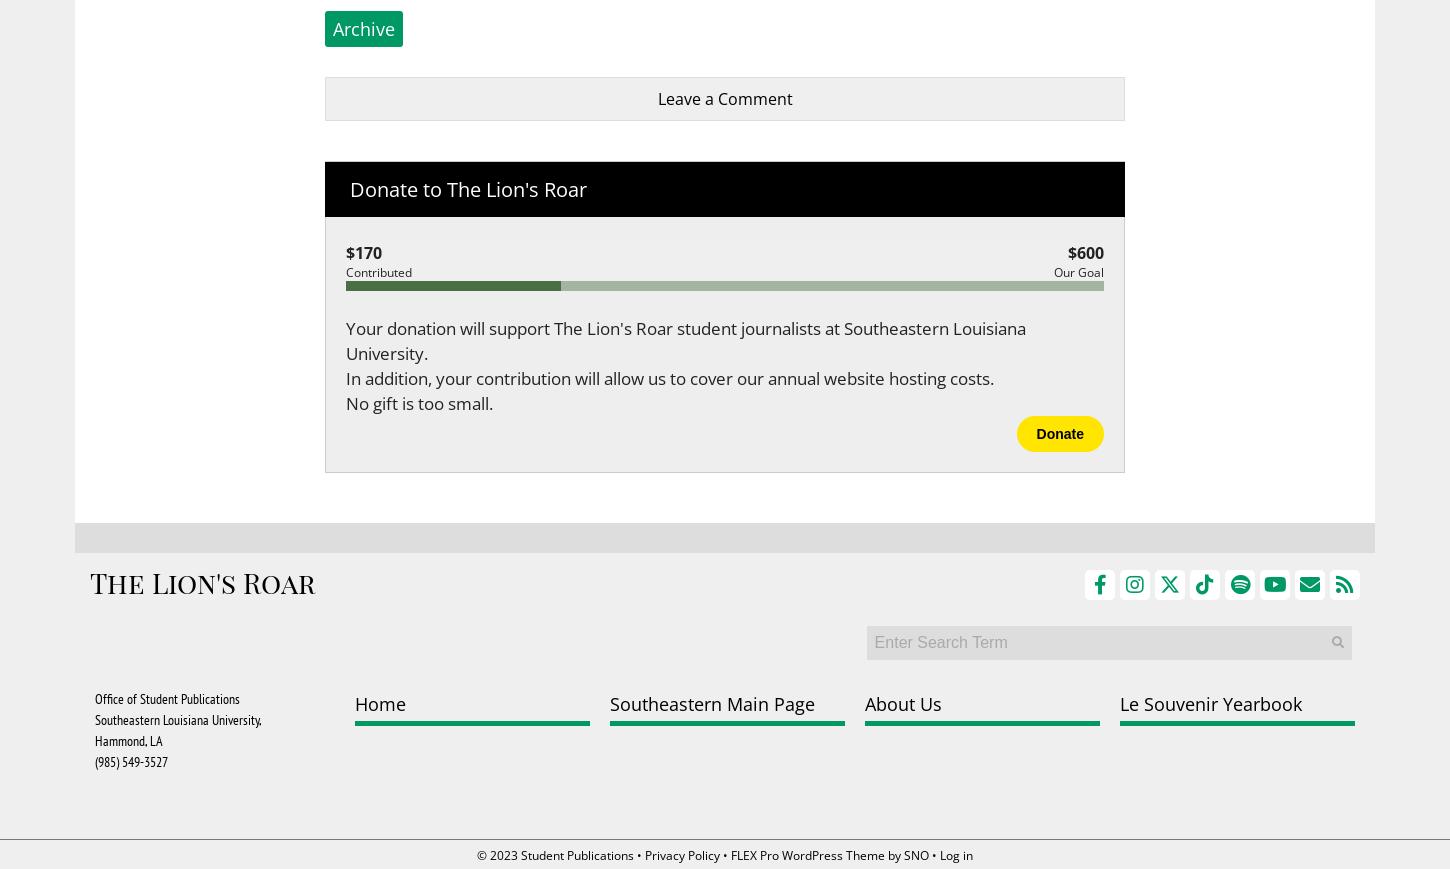 This screenshot has width=1450, height=869. Describe the element at coordinates (893, 855) in the screenshot. I see `'by'` at that location.